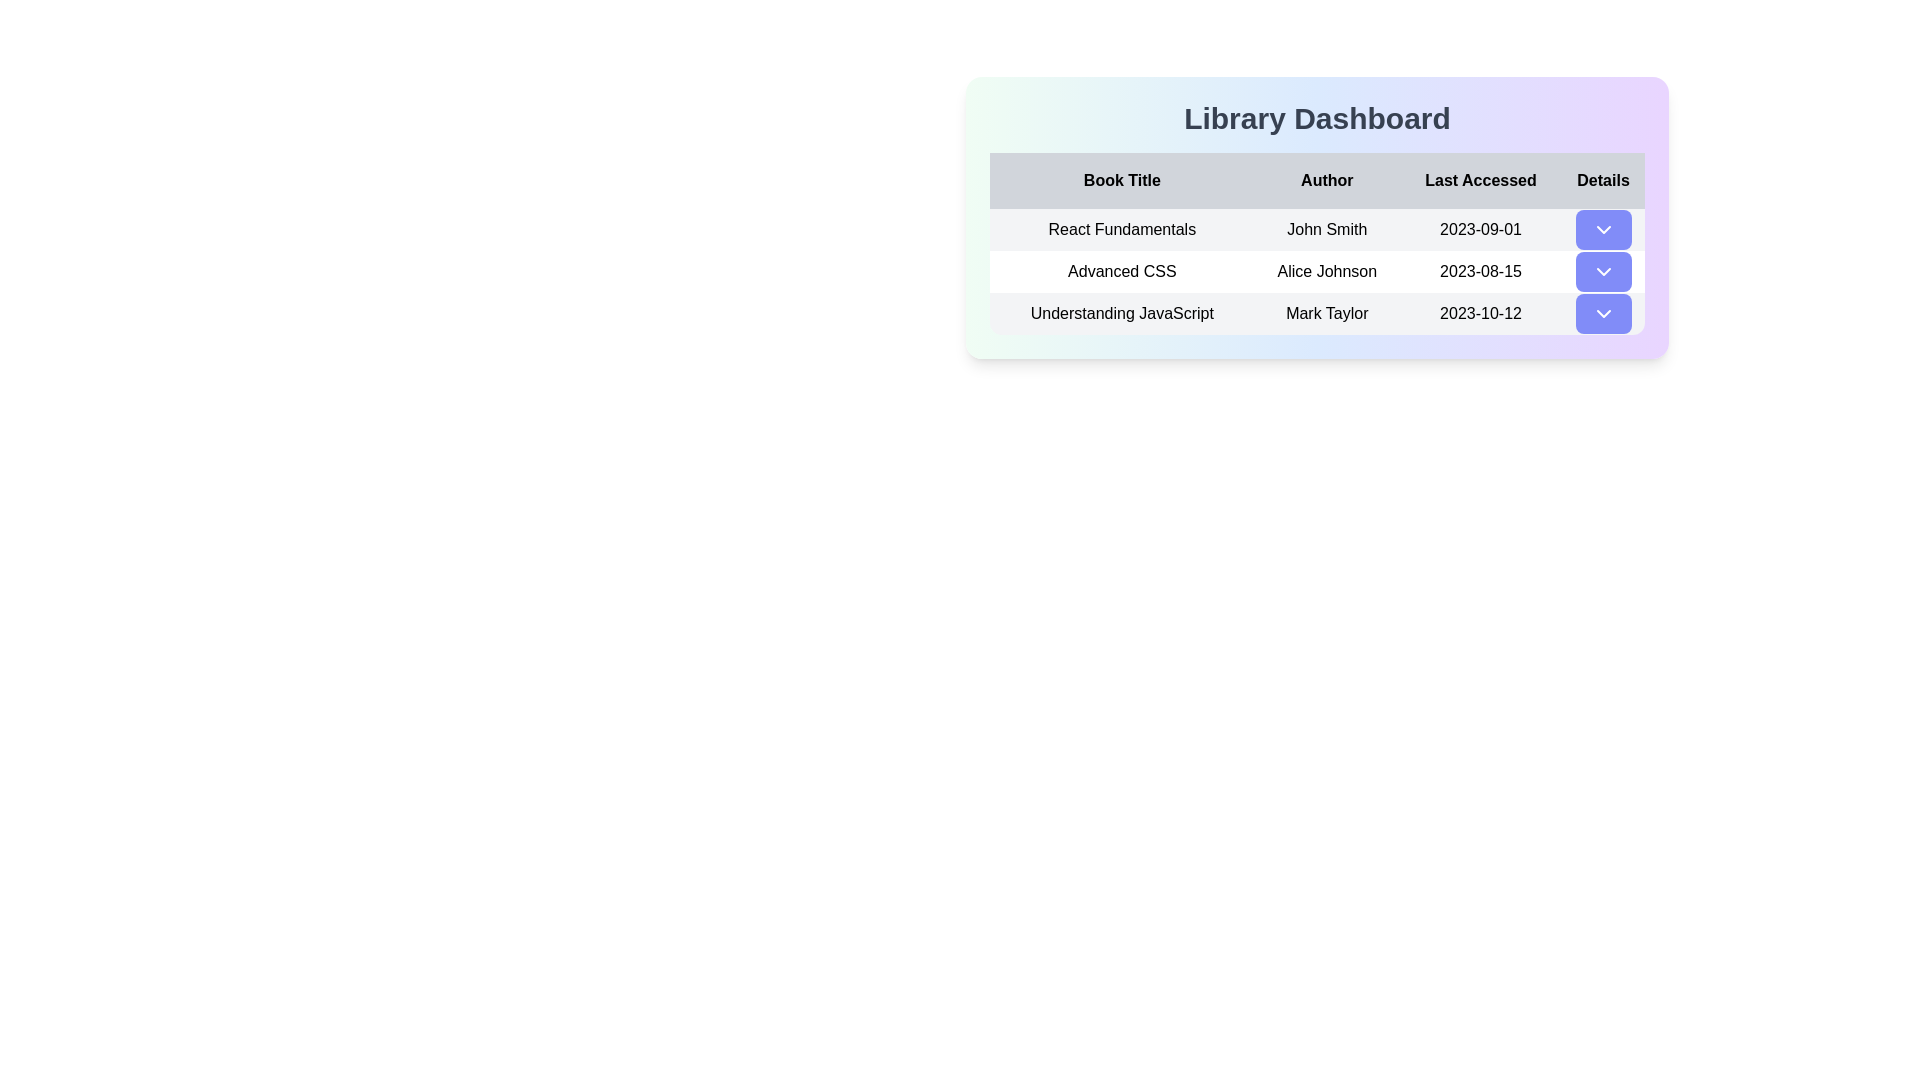 The width and height of the screenshot is (1920, 1080). I want to click on the text 'Library Dashboard', so click(1317, 119).